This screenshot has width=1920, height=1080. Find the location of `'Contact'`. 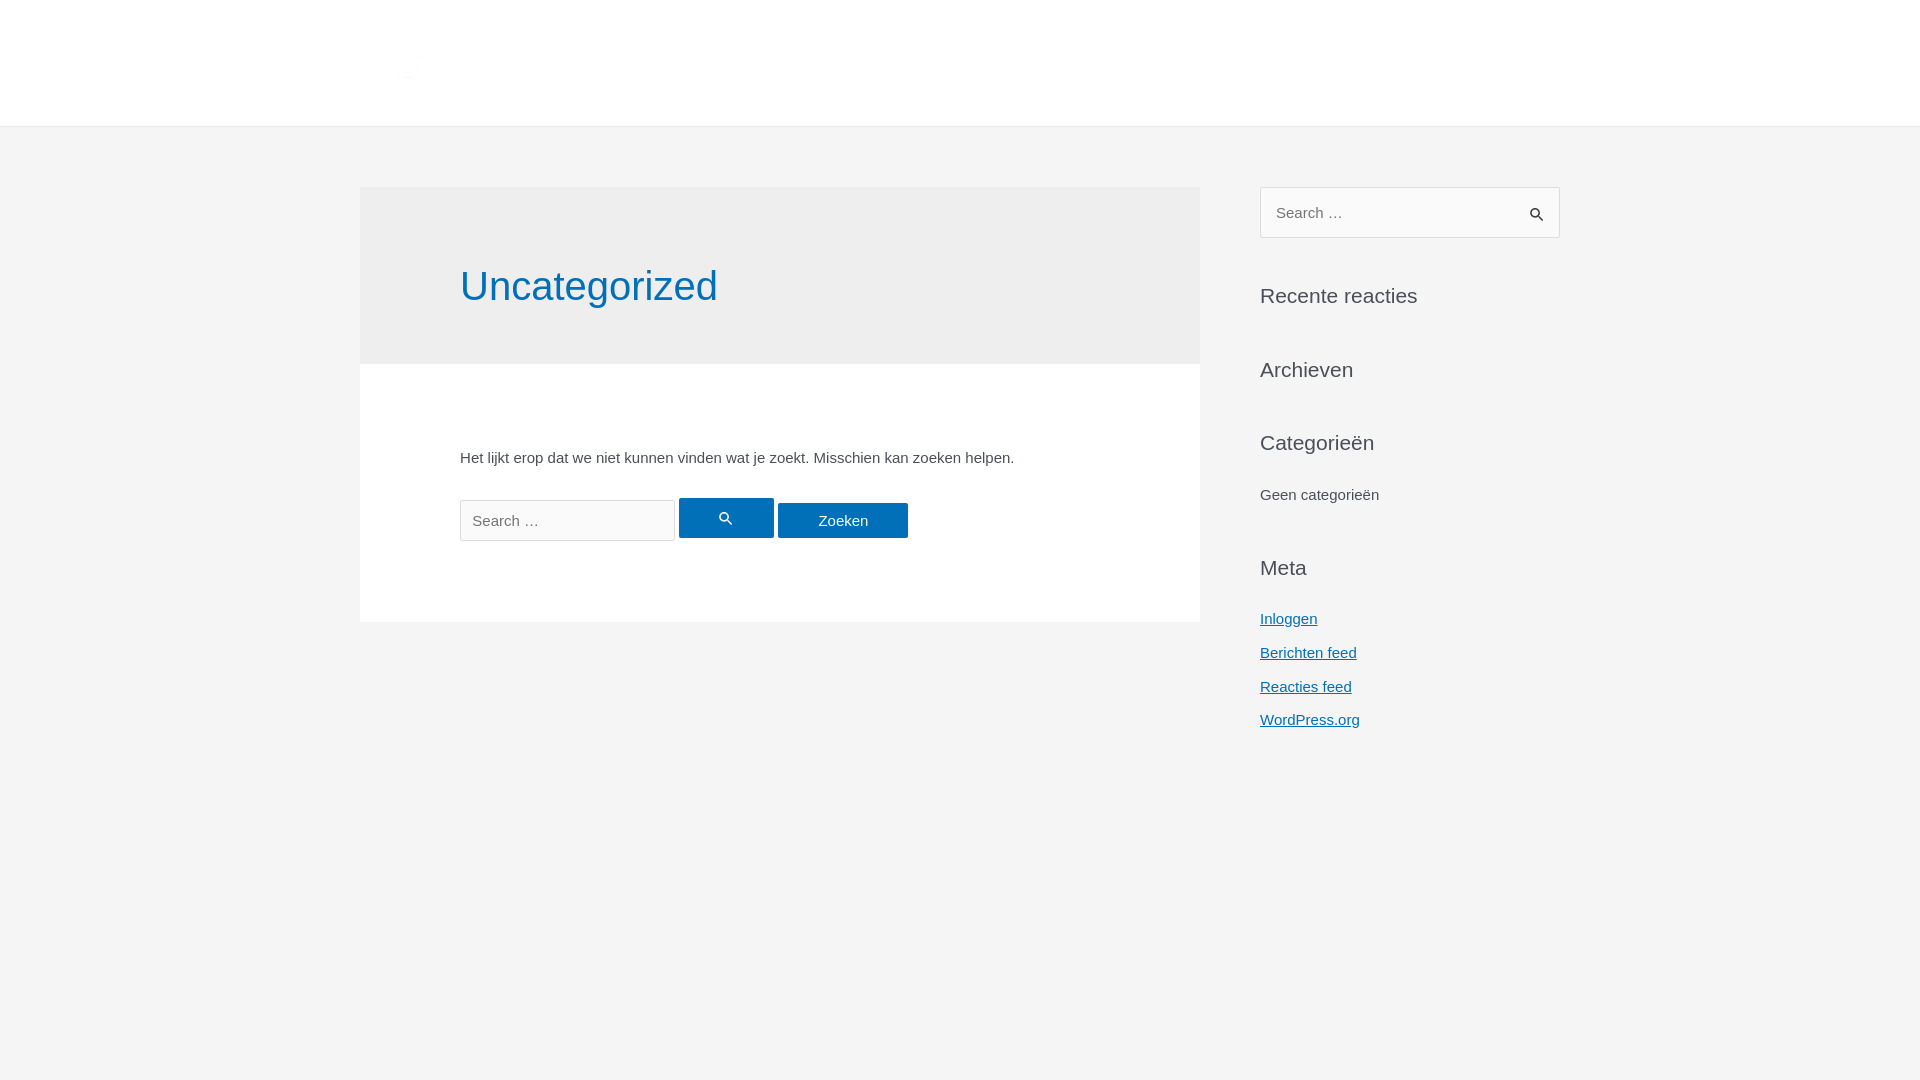

'Contact' is located at coordinates (1494, 61).